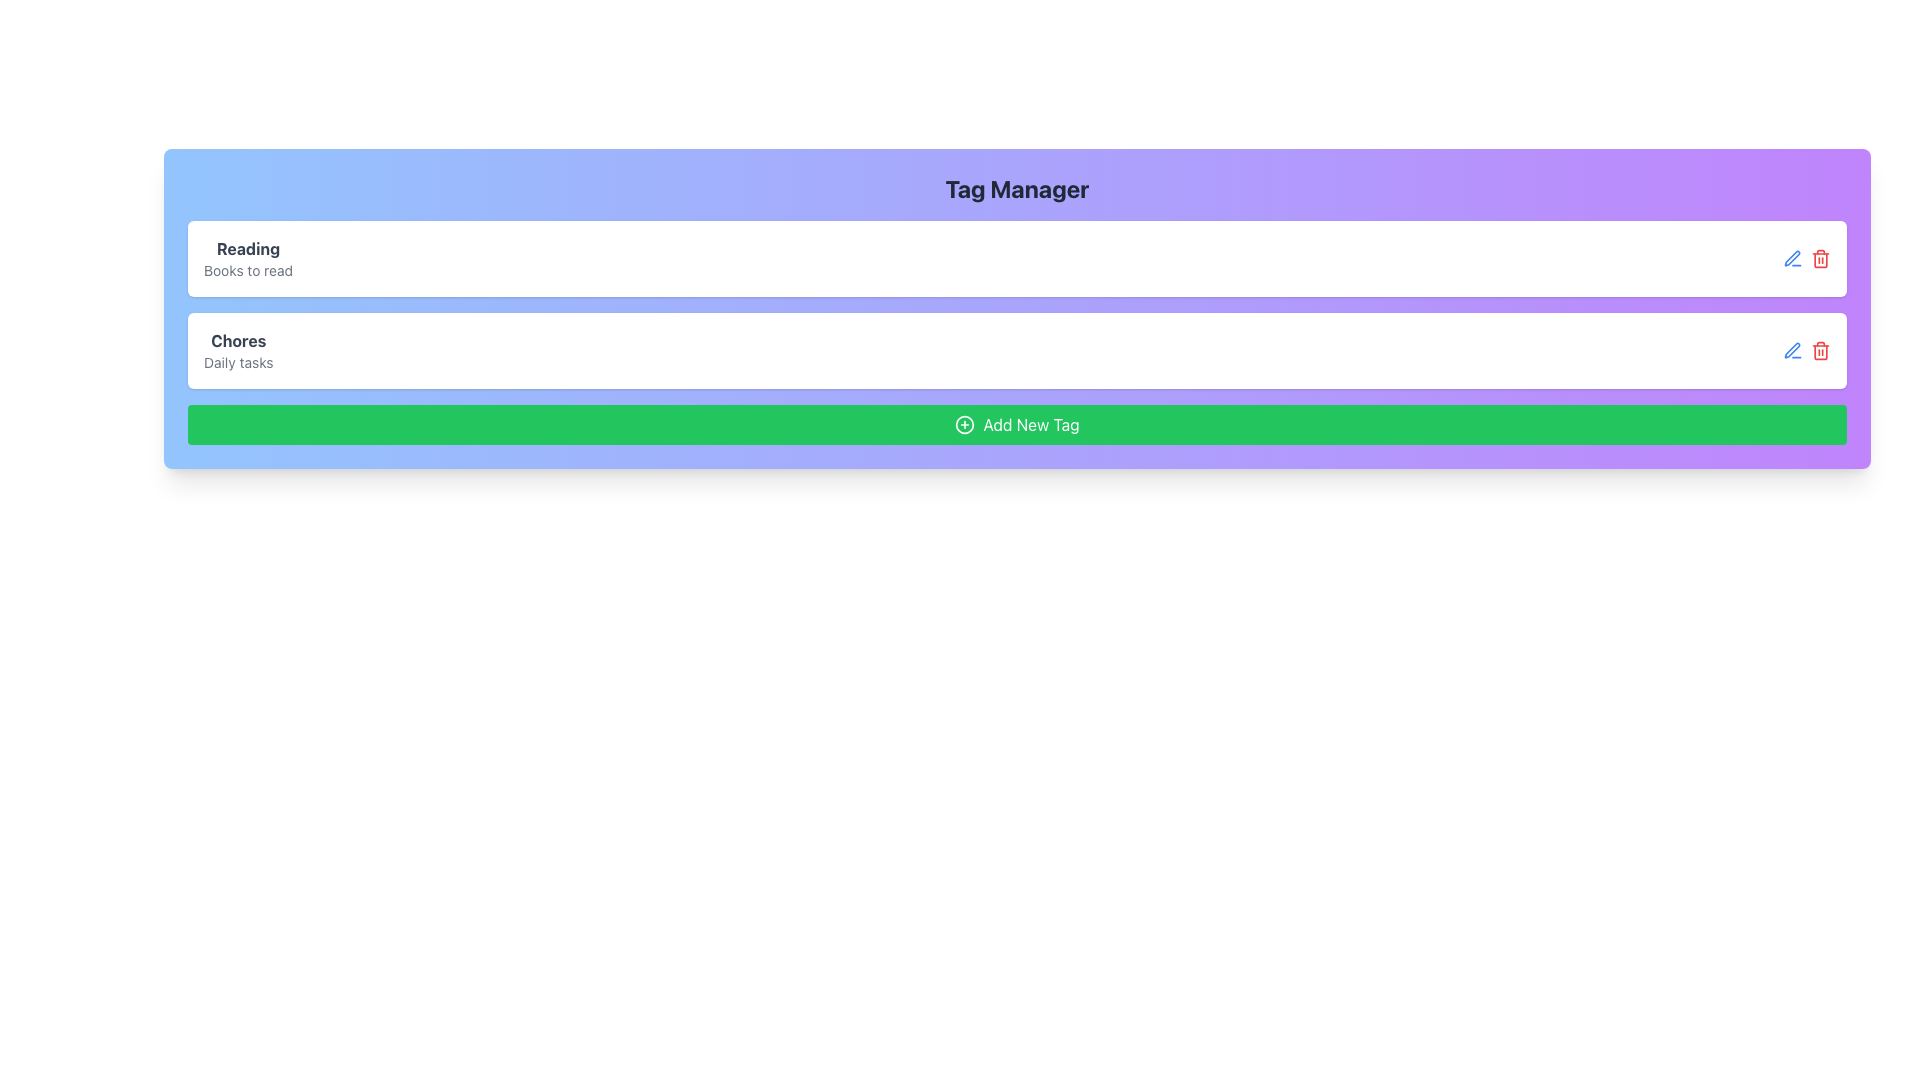 This screenshot has height=1080, width=1920. What do you see at coordinates (1017, 189) in the screenshot?
I see `the bold header text 'Tag Manager'` at bounding box center [1017, 189].